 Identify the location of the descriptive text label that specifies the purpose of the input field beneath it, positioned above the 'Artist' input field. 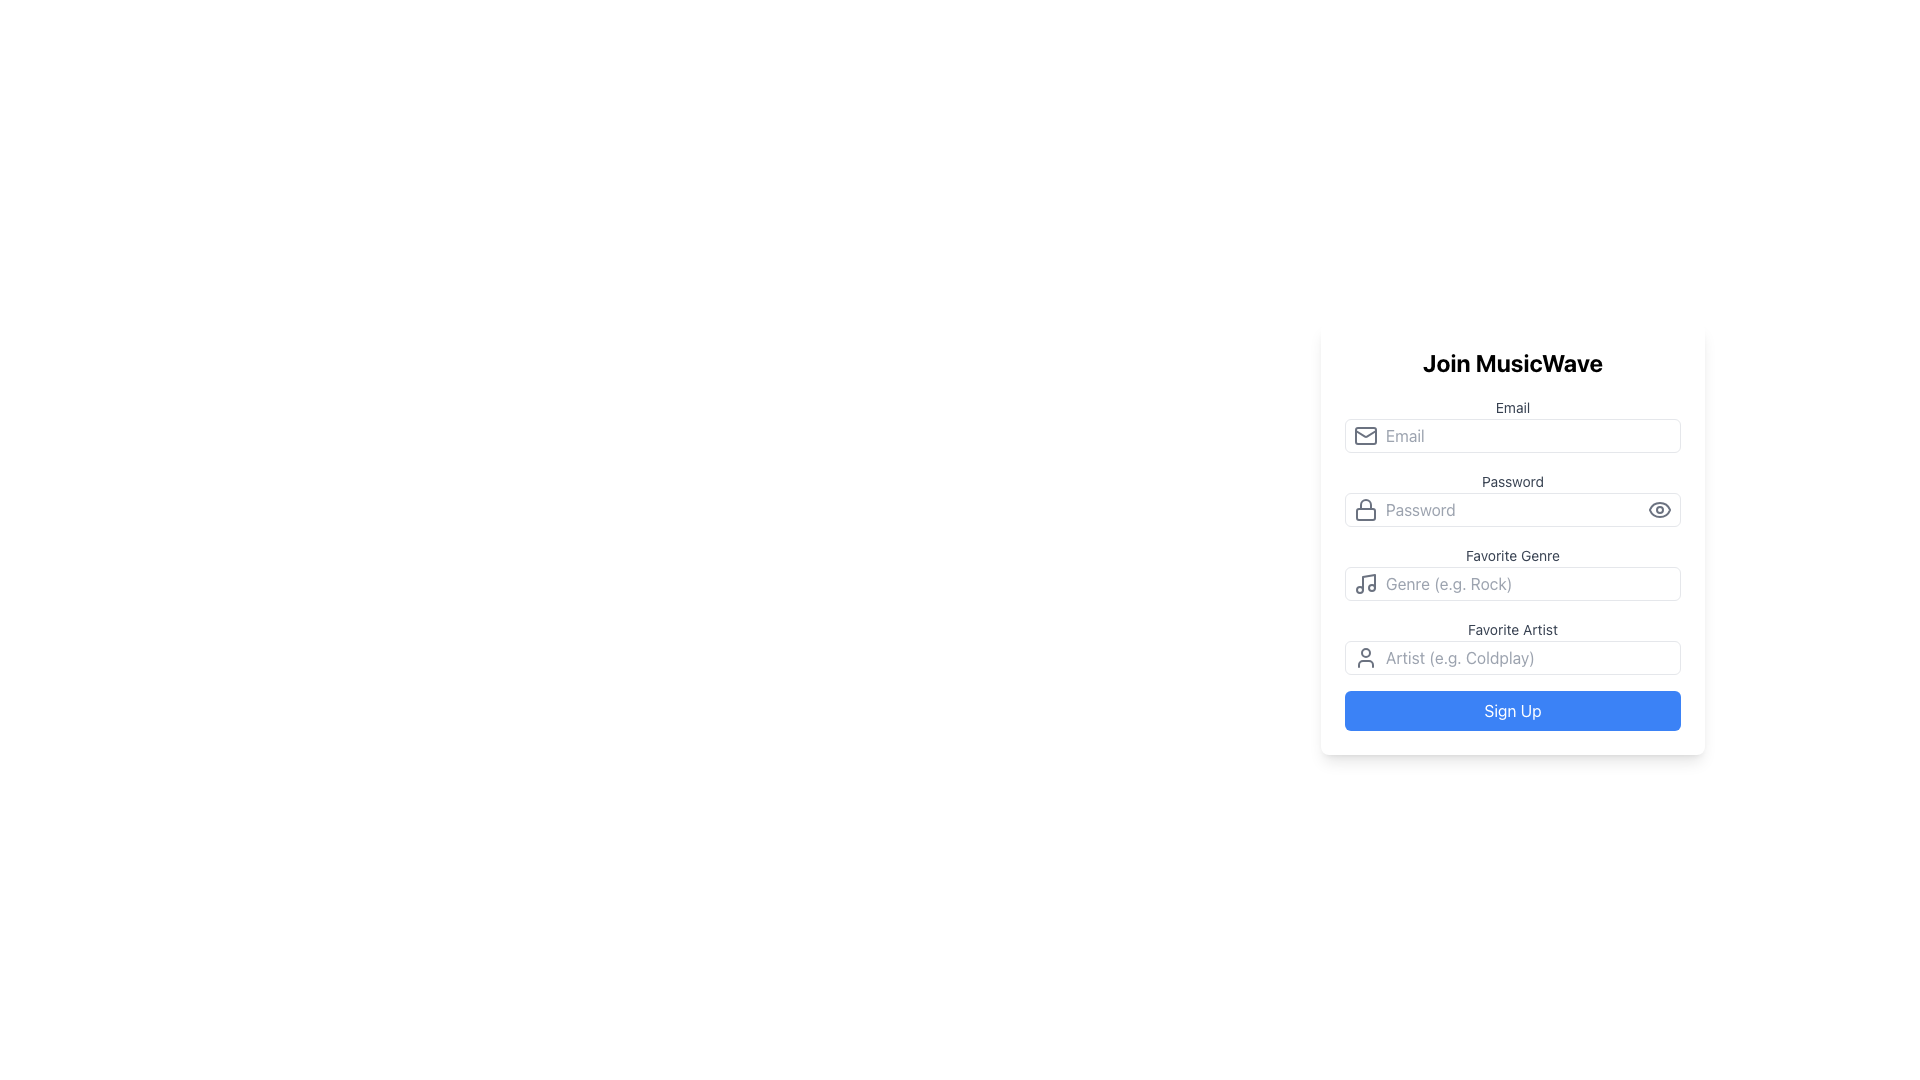
(1512, 628).